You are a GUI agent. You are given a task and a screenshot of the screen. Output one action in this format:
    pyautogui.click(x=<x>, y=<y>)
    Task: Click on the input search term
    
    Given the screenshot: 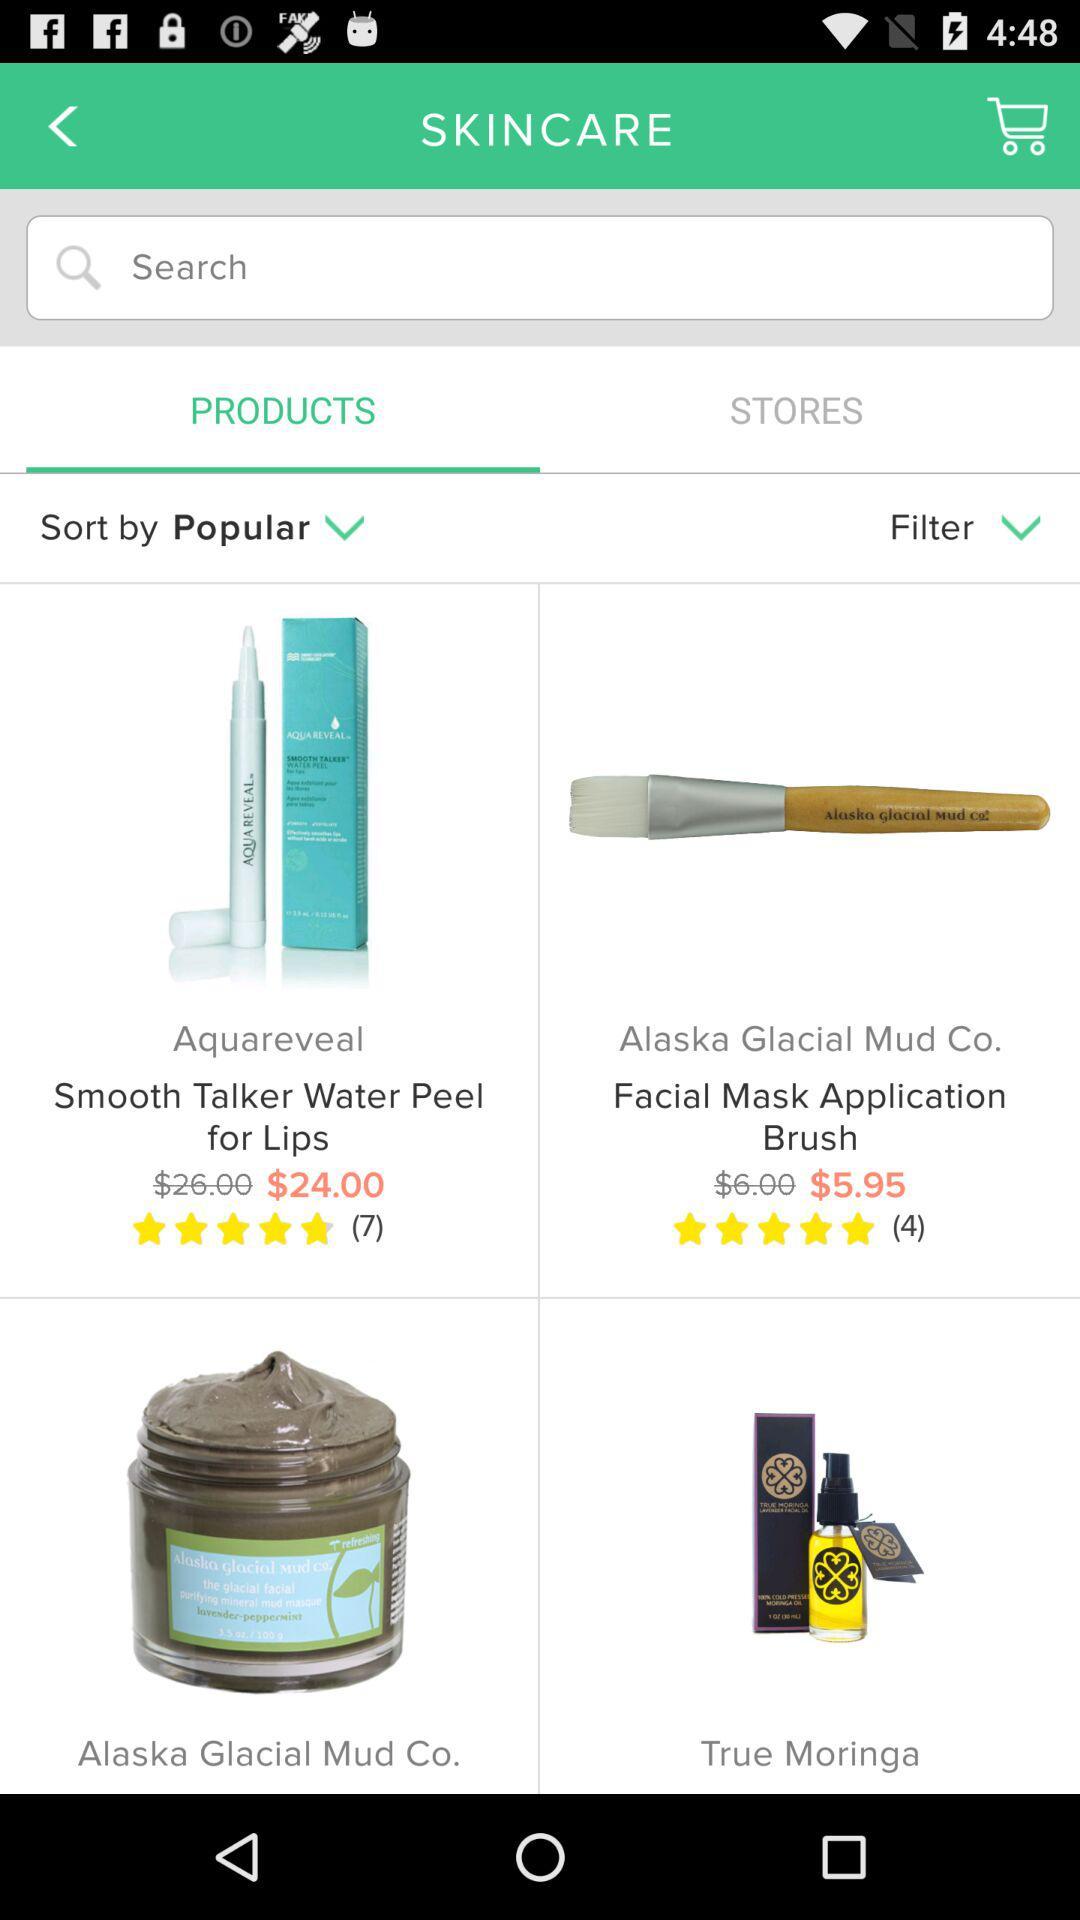 What is the action you would take?
    pyautogui.click(x=540, y=266)
    